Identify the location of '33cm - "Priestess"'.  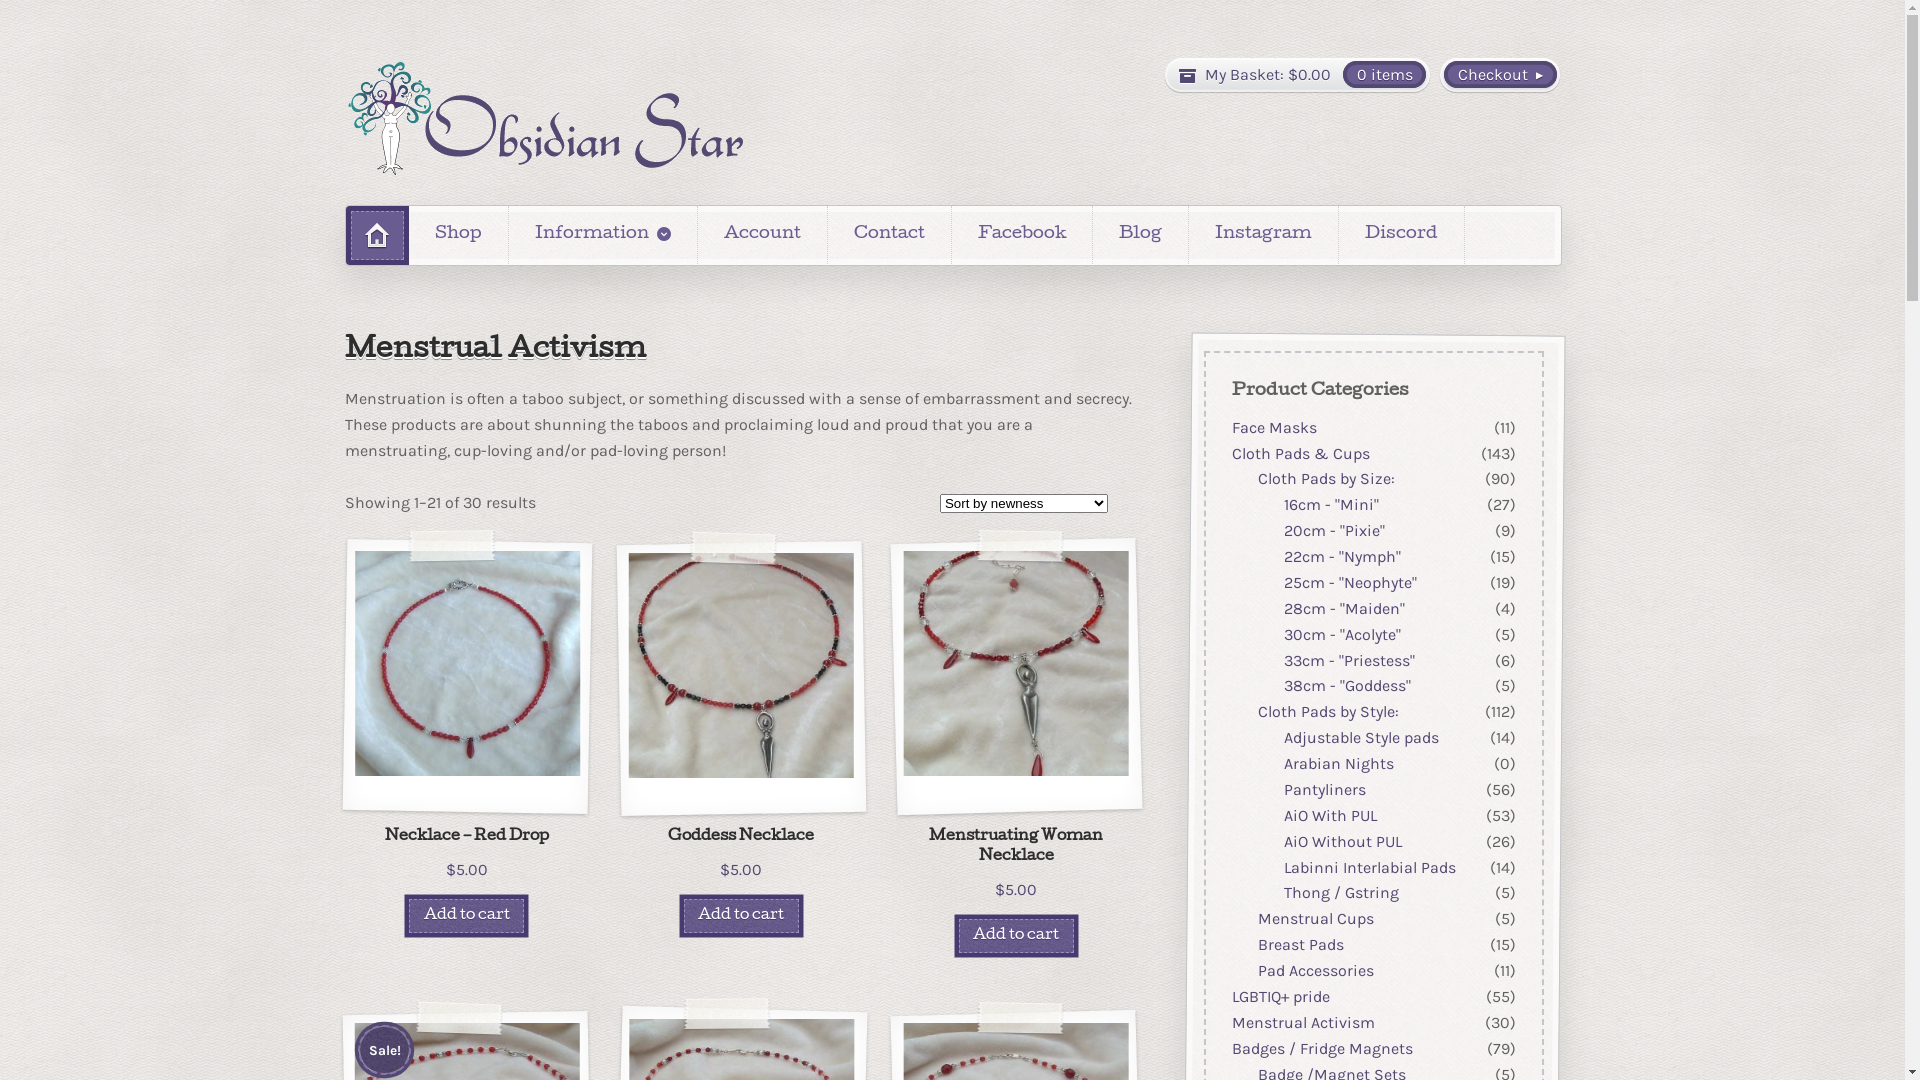
(1348, 660).